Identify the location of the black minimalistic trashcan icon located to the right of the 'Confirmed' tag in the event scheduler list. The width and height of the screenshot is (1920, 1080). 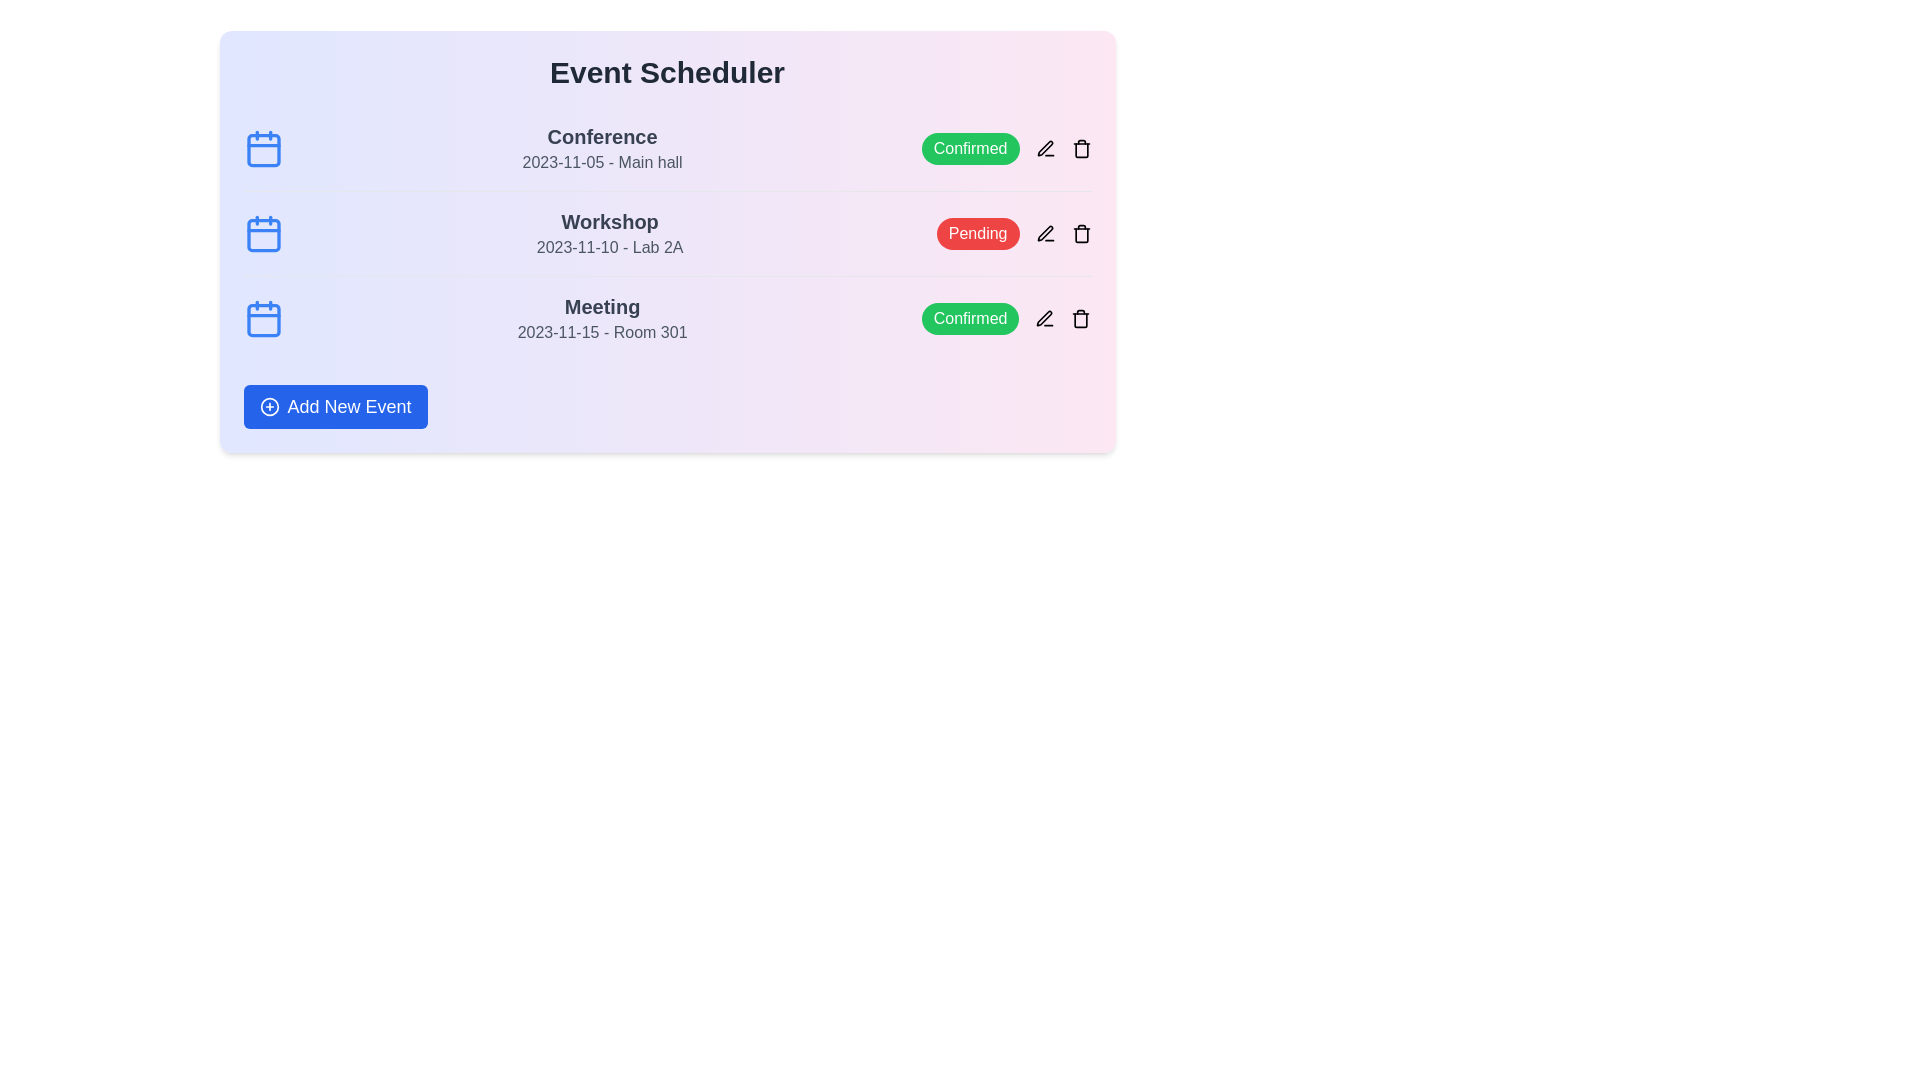
(1080, 148).